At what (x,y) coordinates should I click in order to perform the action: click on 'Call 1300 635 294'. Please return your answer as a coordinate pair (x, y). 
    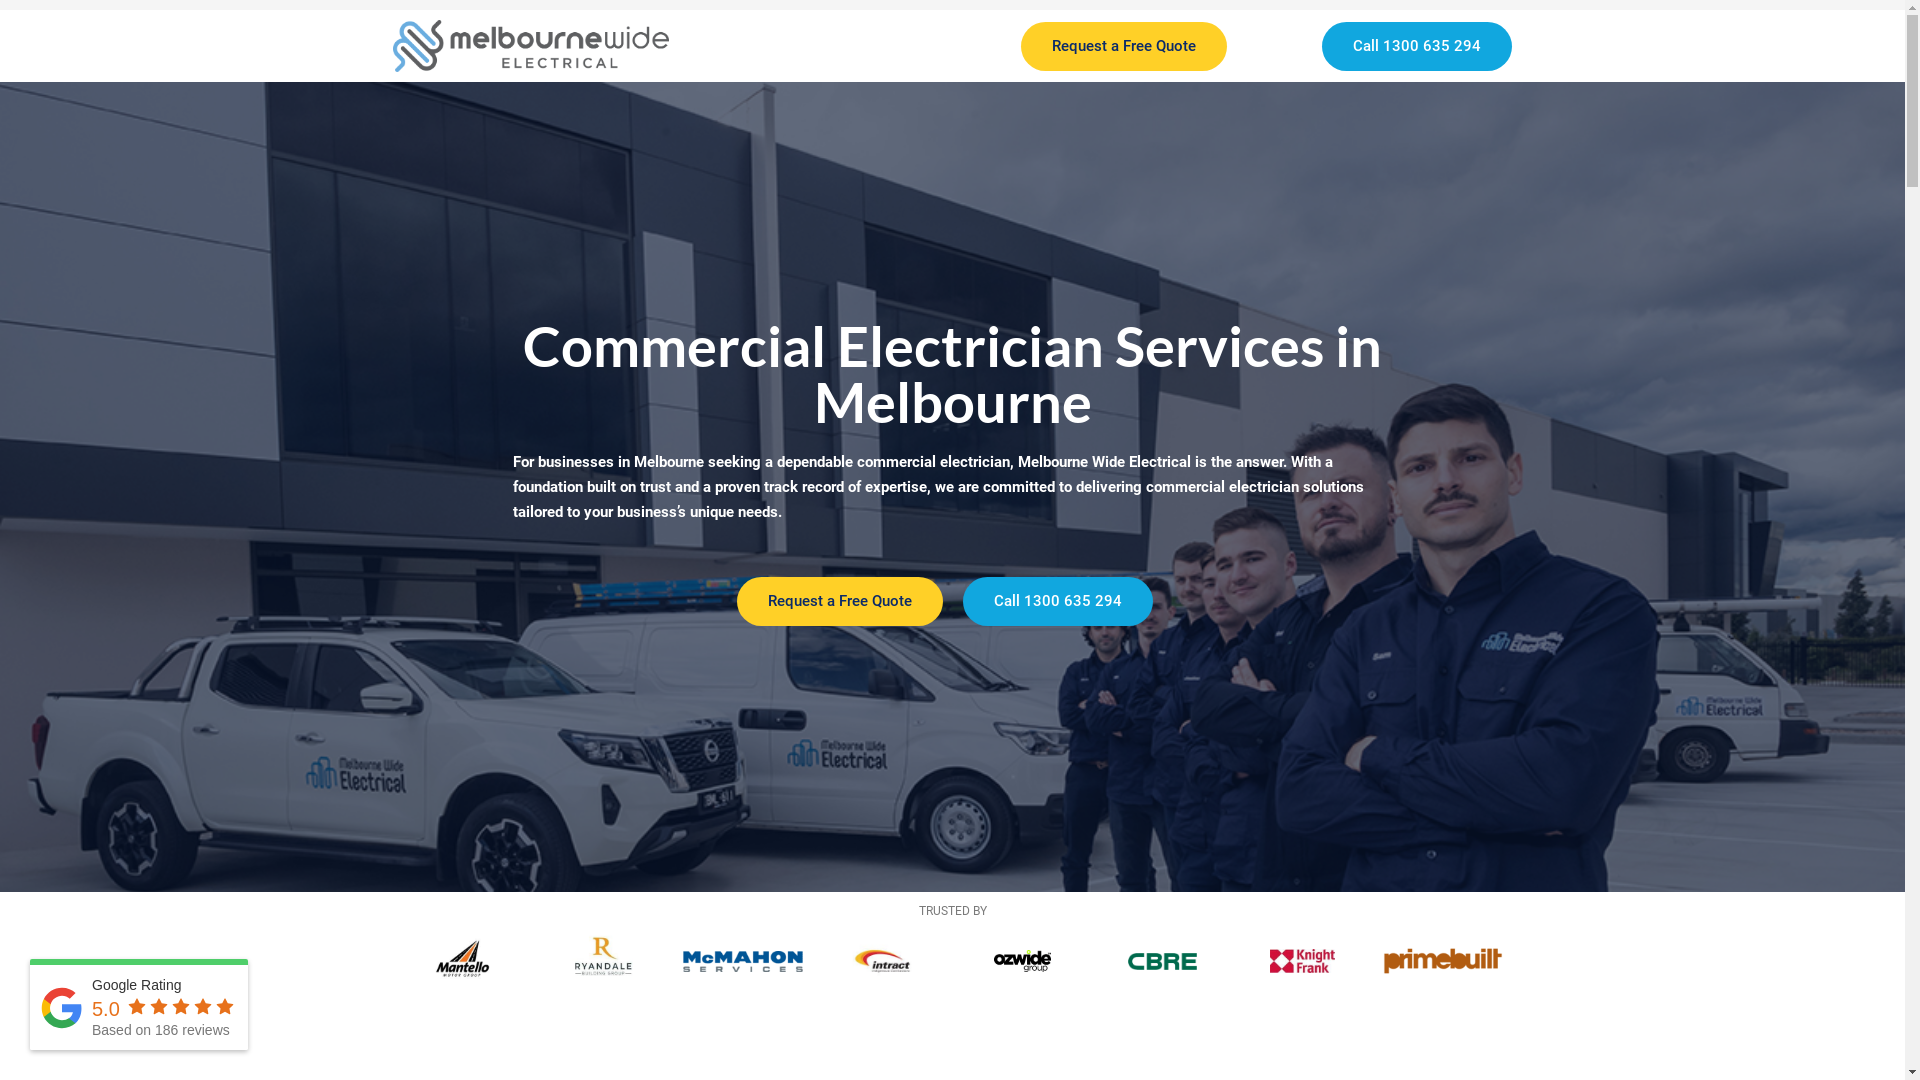
    Looking at the image, I should click on (1415, 45).